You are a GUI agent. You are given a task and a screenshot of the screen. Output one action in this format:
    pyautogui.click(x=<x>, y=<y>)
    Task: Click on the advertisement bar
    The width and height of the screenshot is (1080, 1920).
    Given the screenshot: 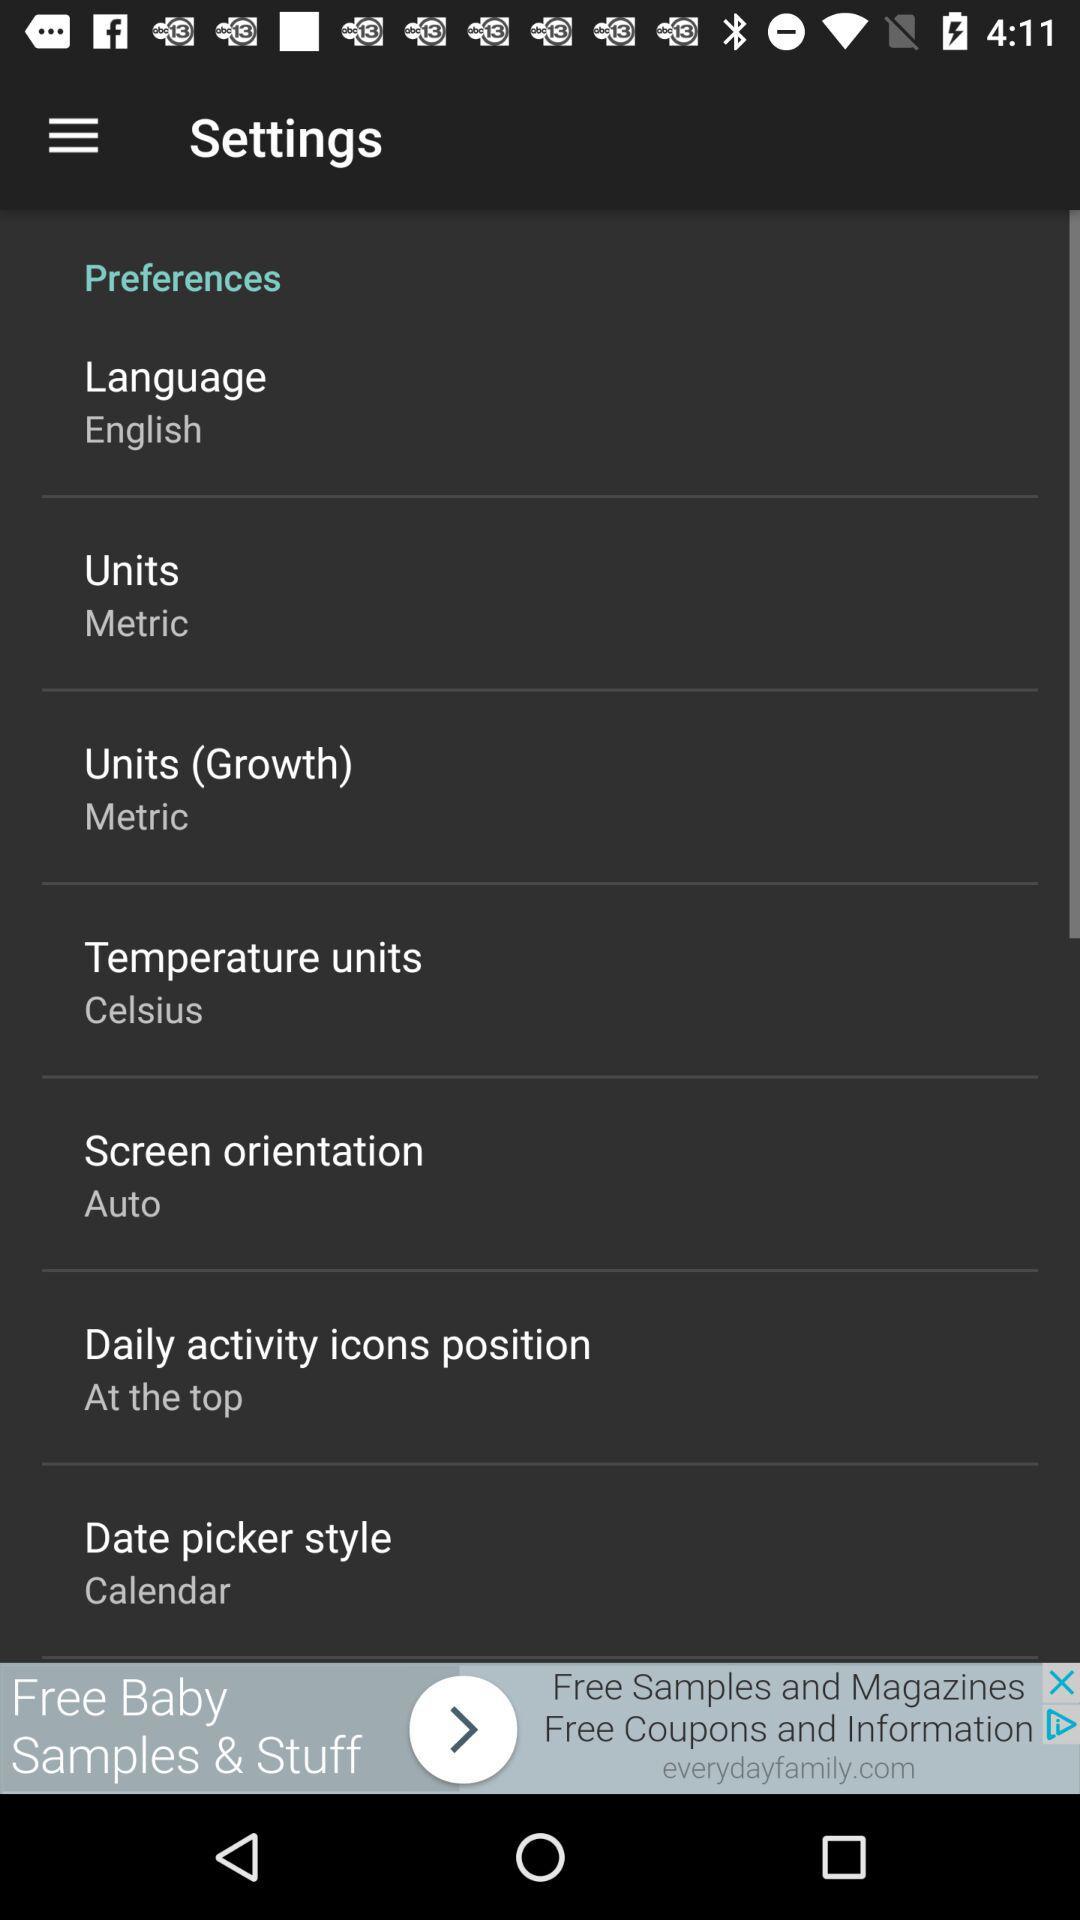 What is the action you would take?
    pyautogui.click(x=540, y=1727)
    